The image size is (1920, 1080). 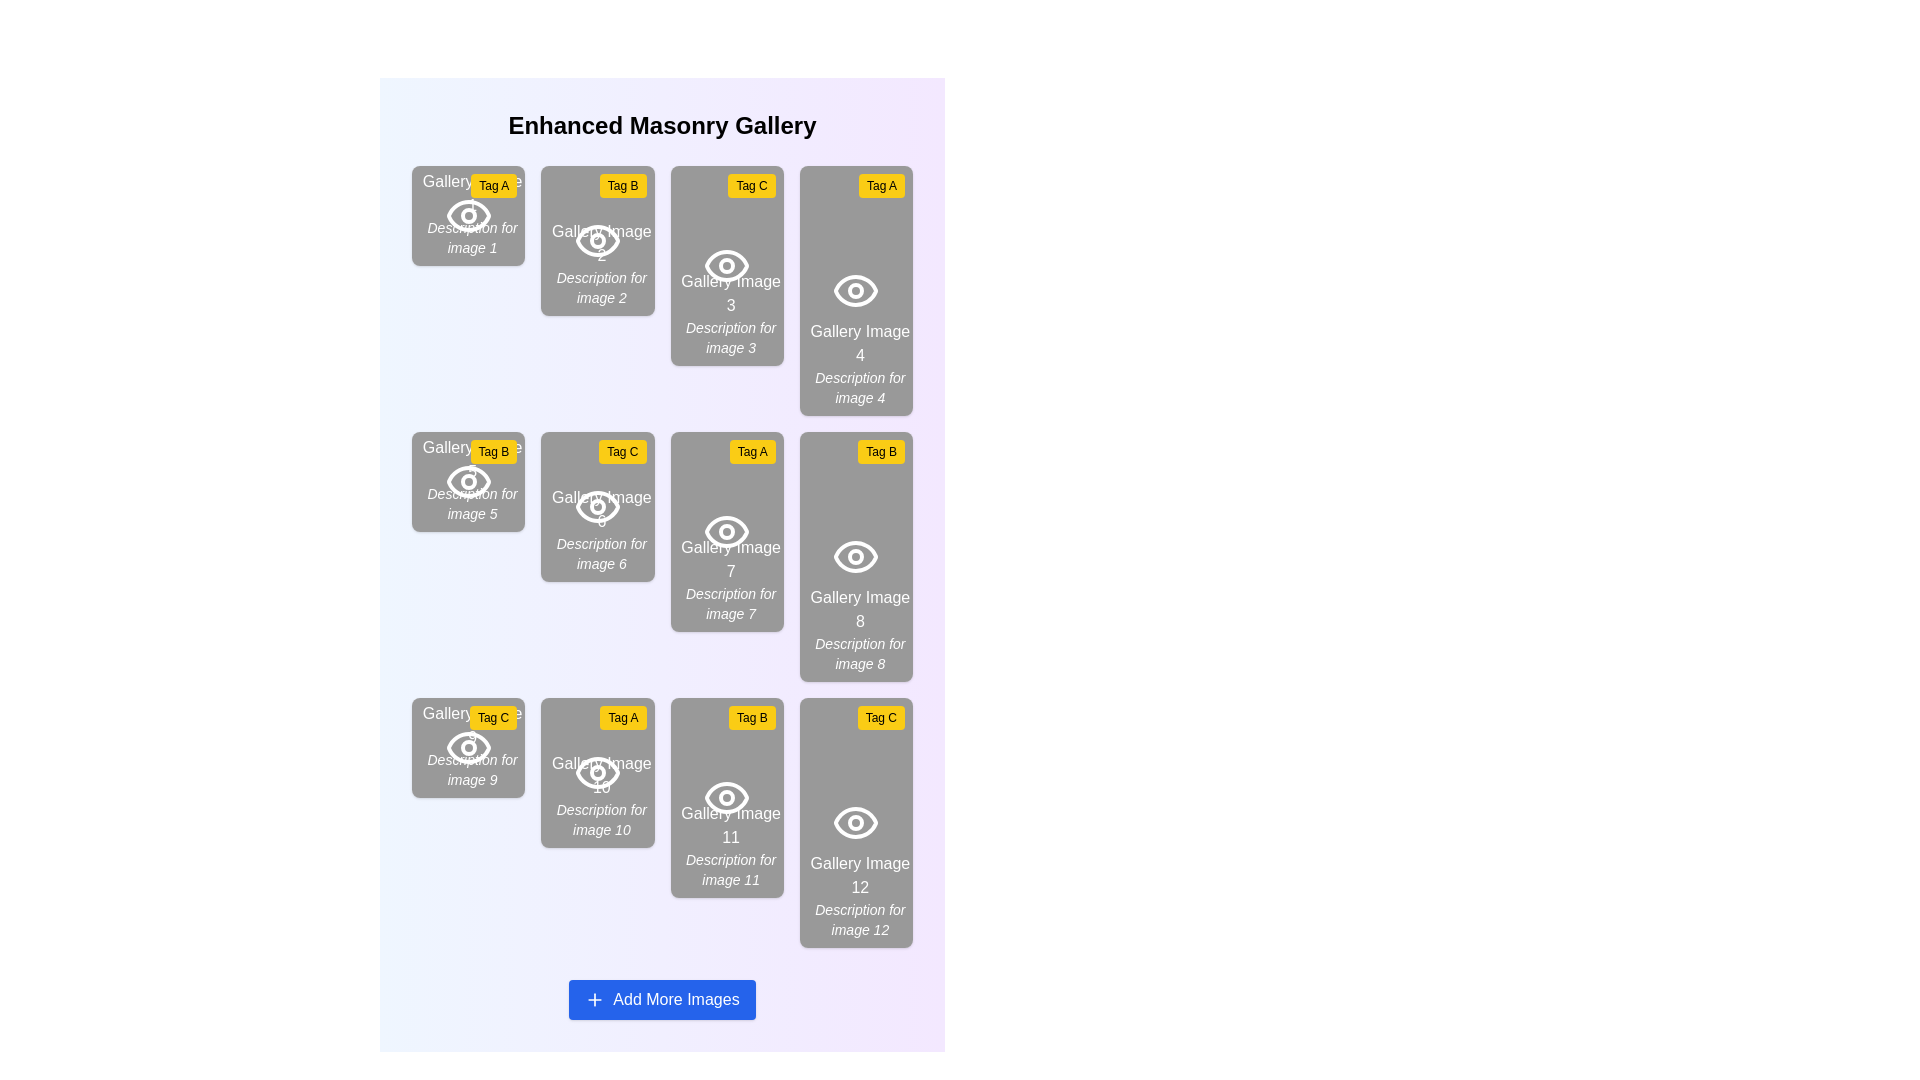 What do you see at coordinates (726, 797) in the screenshot?
I see `the eye icon in the center of the card labeled 'Gallery Image 11'` at bounding box center [726, 797].